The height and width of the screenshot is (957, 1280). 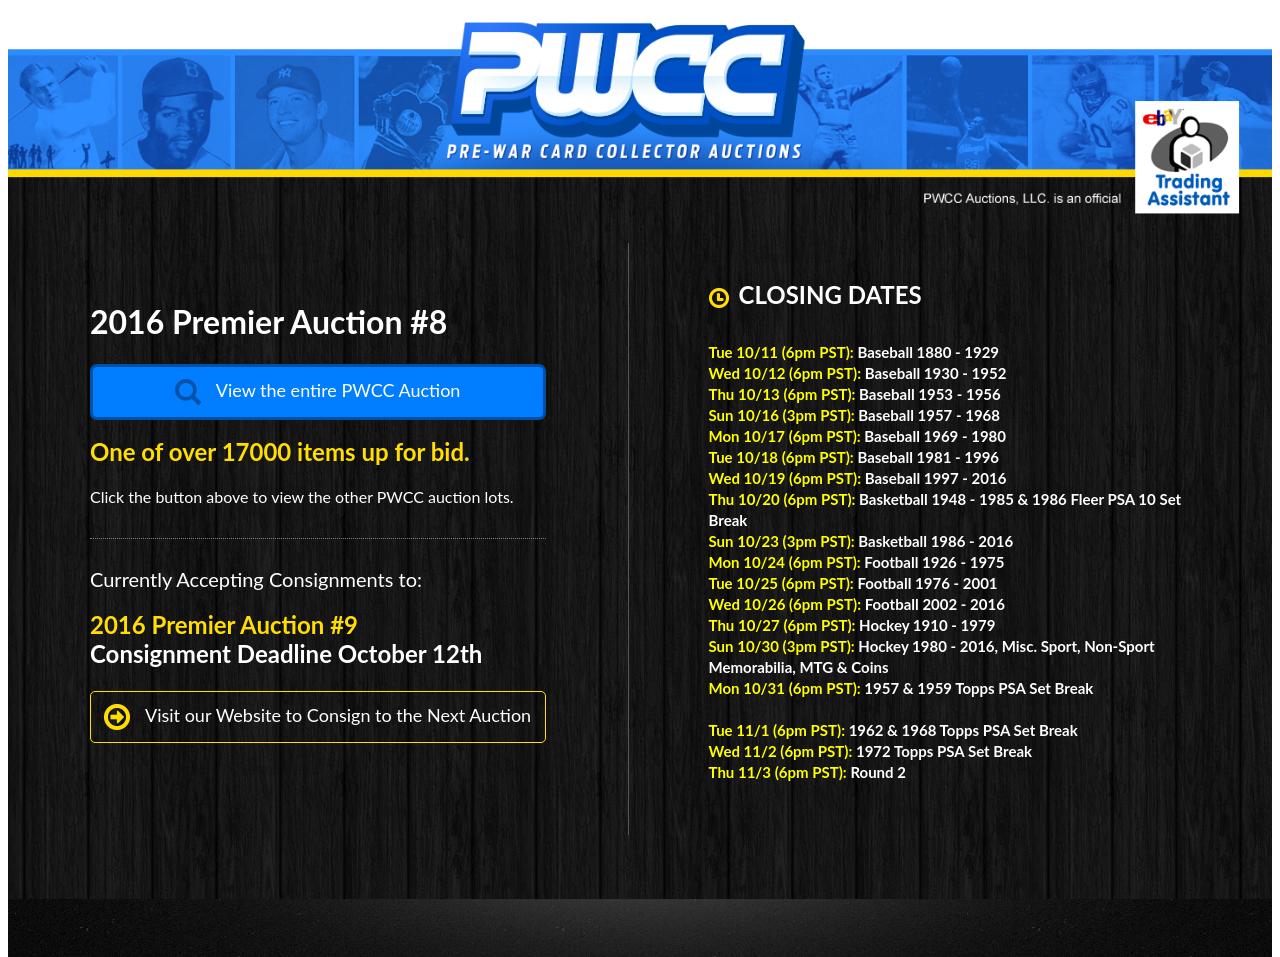 I want to click on 'Baseball 1997 - 2016', so click(x=864, y=478).